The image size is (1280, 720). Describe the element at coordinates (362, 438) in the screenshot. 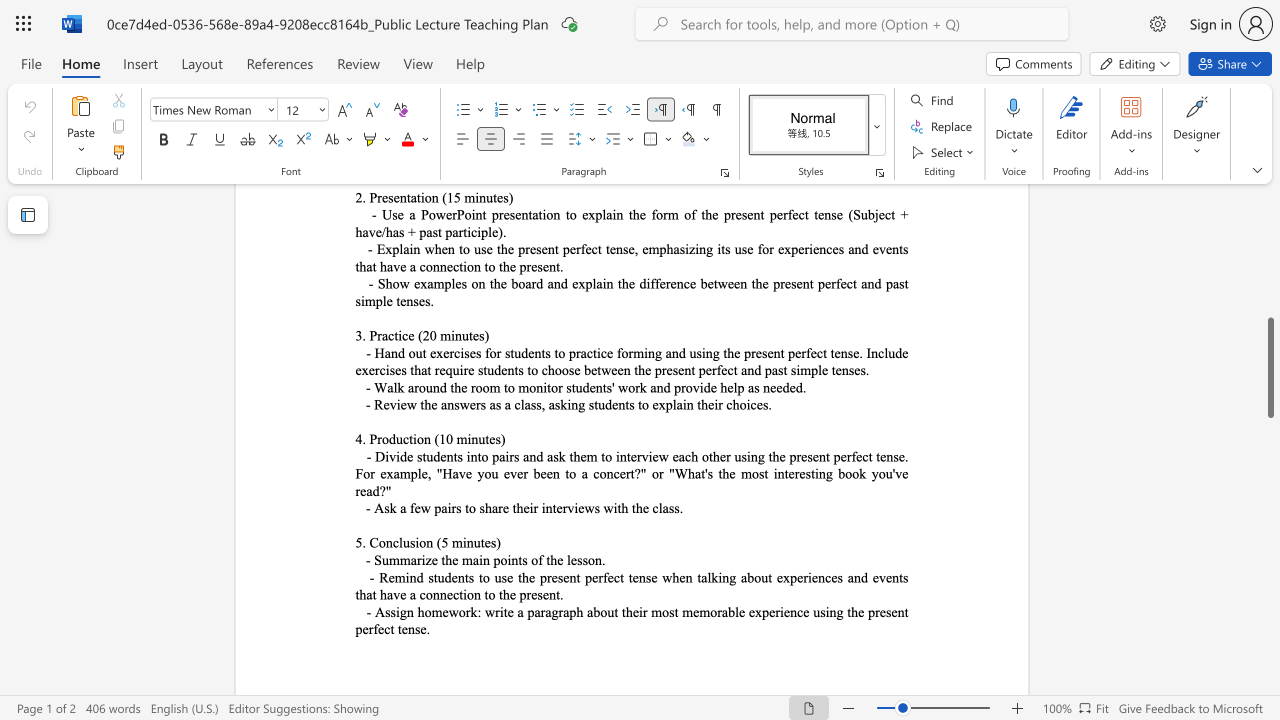

I see `the subset text ". Produ" within the text "4. Production (10 minutes)"` at that location.